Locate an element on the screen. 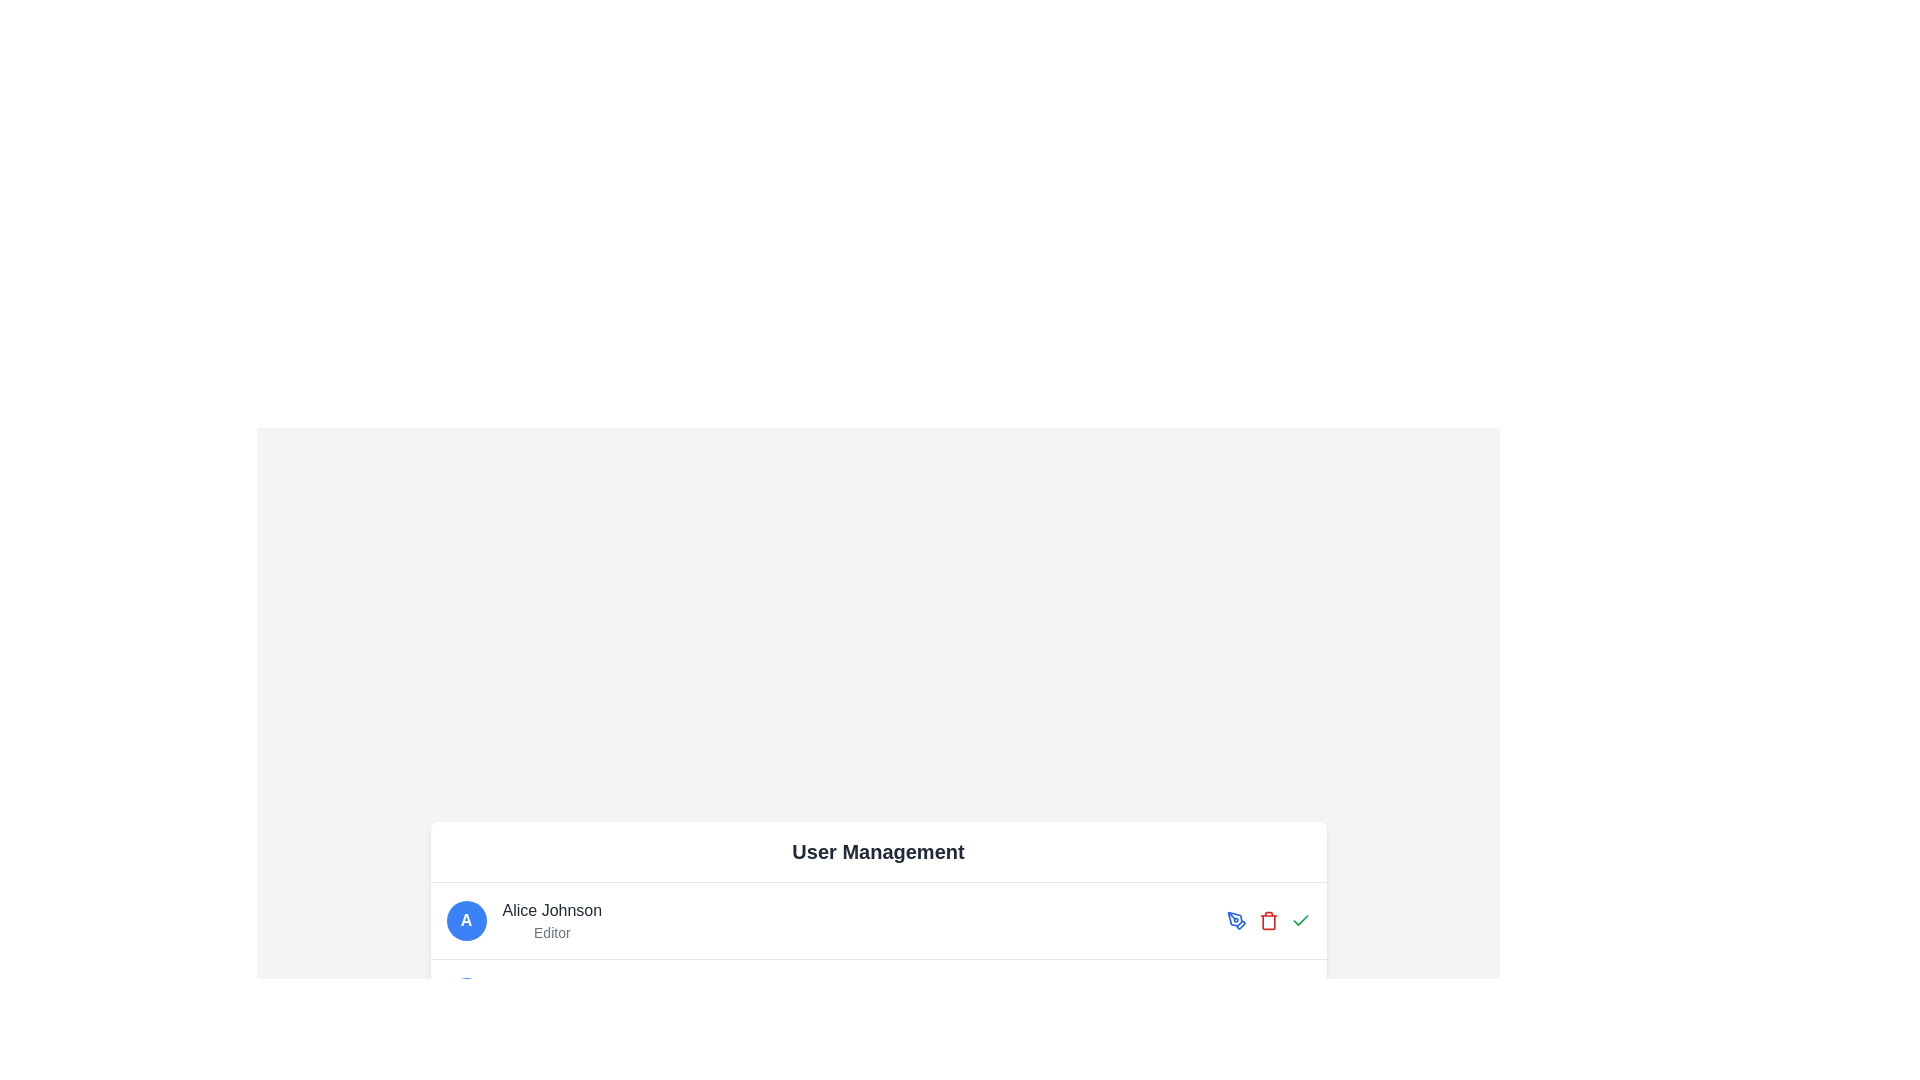 The width and height of the screenshot is (1920, 1080). the static text label displaying 'Alice Johnson', which is bold and dark gray, located above the 'Editor' label in the user information card is located at coordinates (552, 910).